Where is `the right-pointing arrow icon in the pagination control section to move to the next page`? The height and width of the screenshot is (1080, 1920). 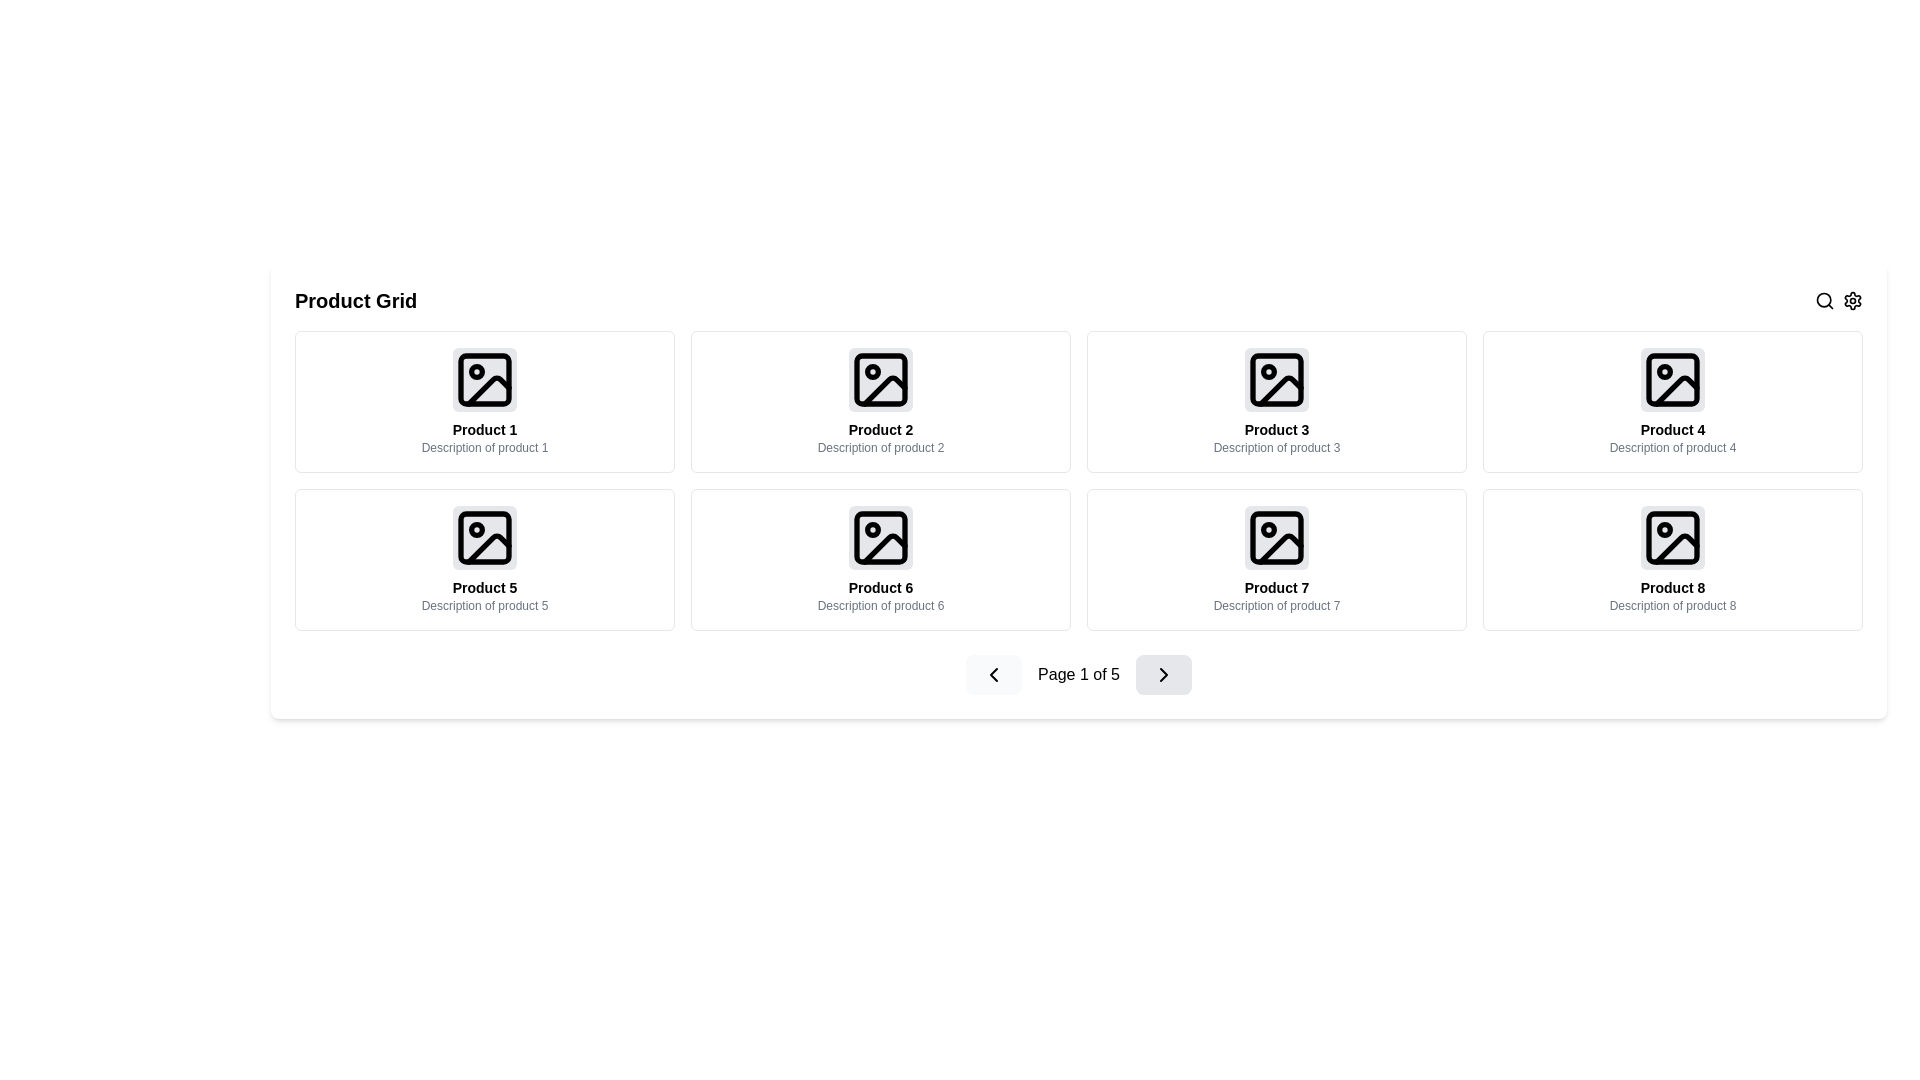 the right-pointing arrow icon in the pagination control section to move to the next page is located at coordinates (1163, 675).